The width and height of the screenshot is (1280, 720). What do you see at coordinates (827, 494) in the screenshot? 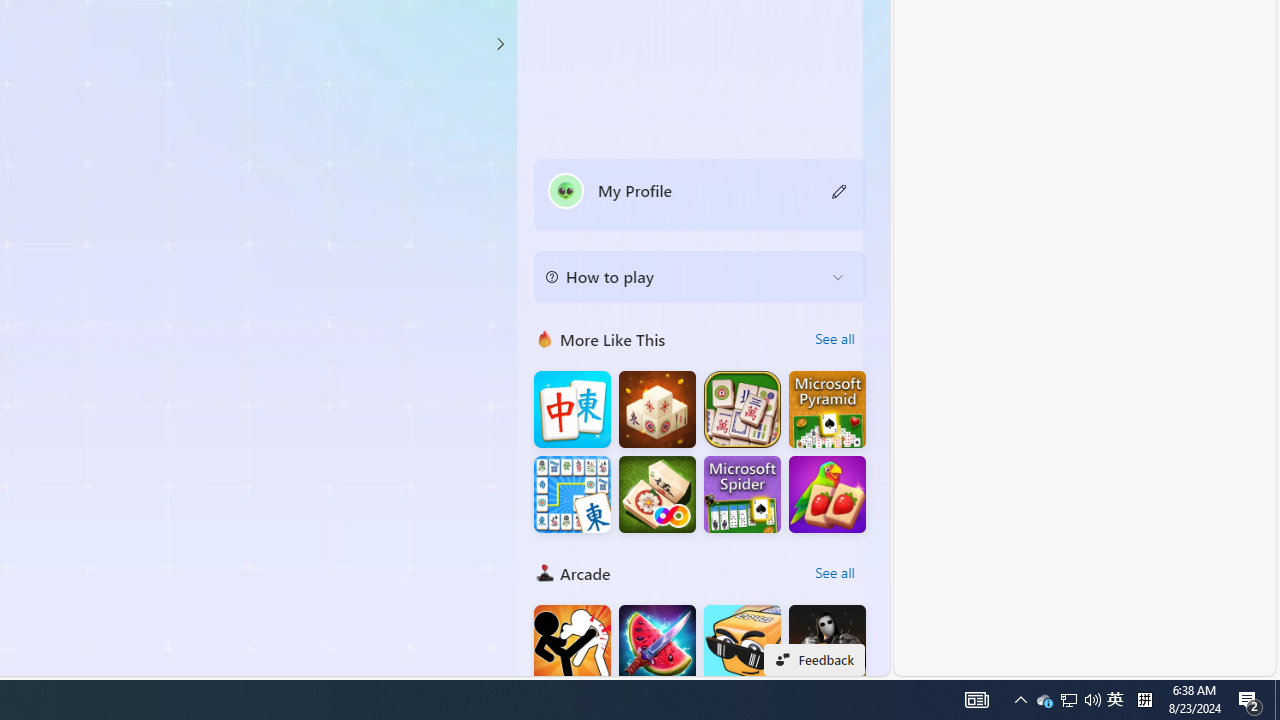
I see `'Solitaire Mahjong Juicy'` at bounding box center [827, 494].